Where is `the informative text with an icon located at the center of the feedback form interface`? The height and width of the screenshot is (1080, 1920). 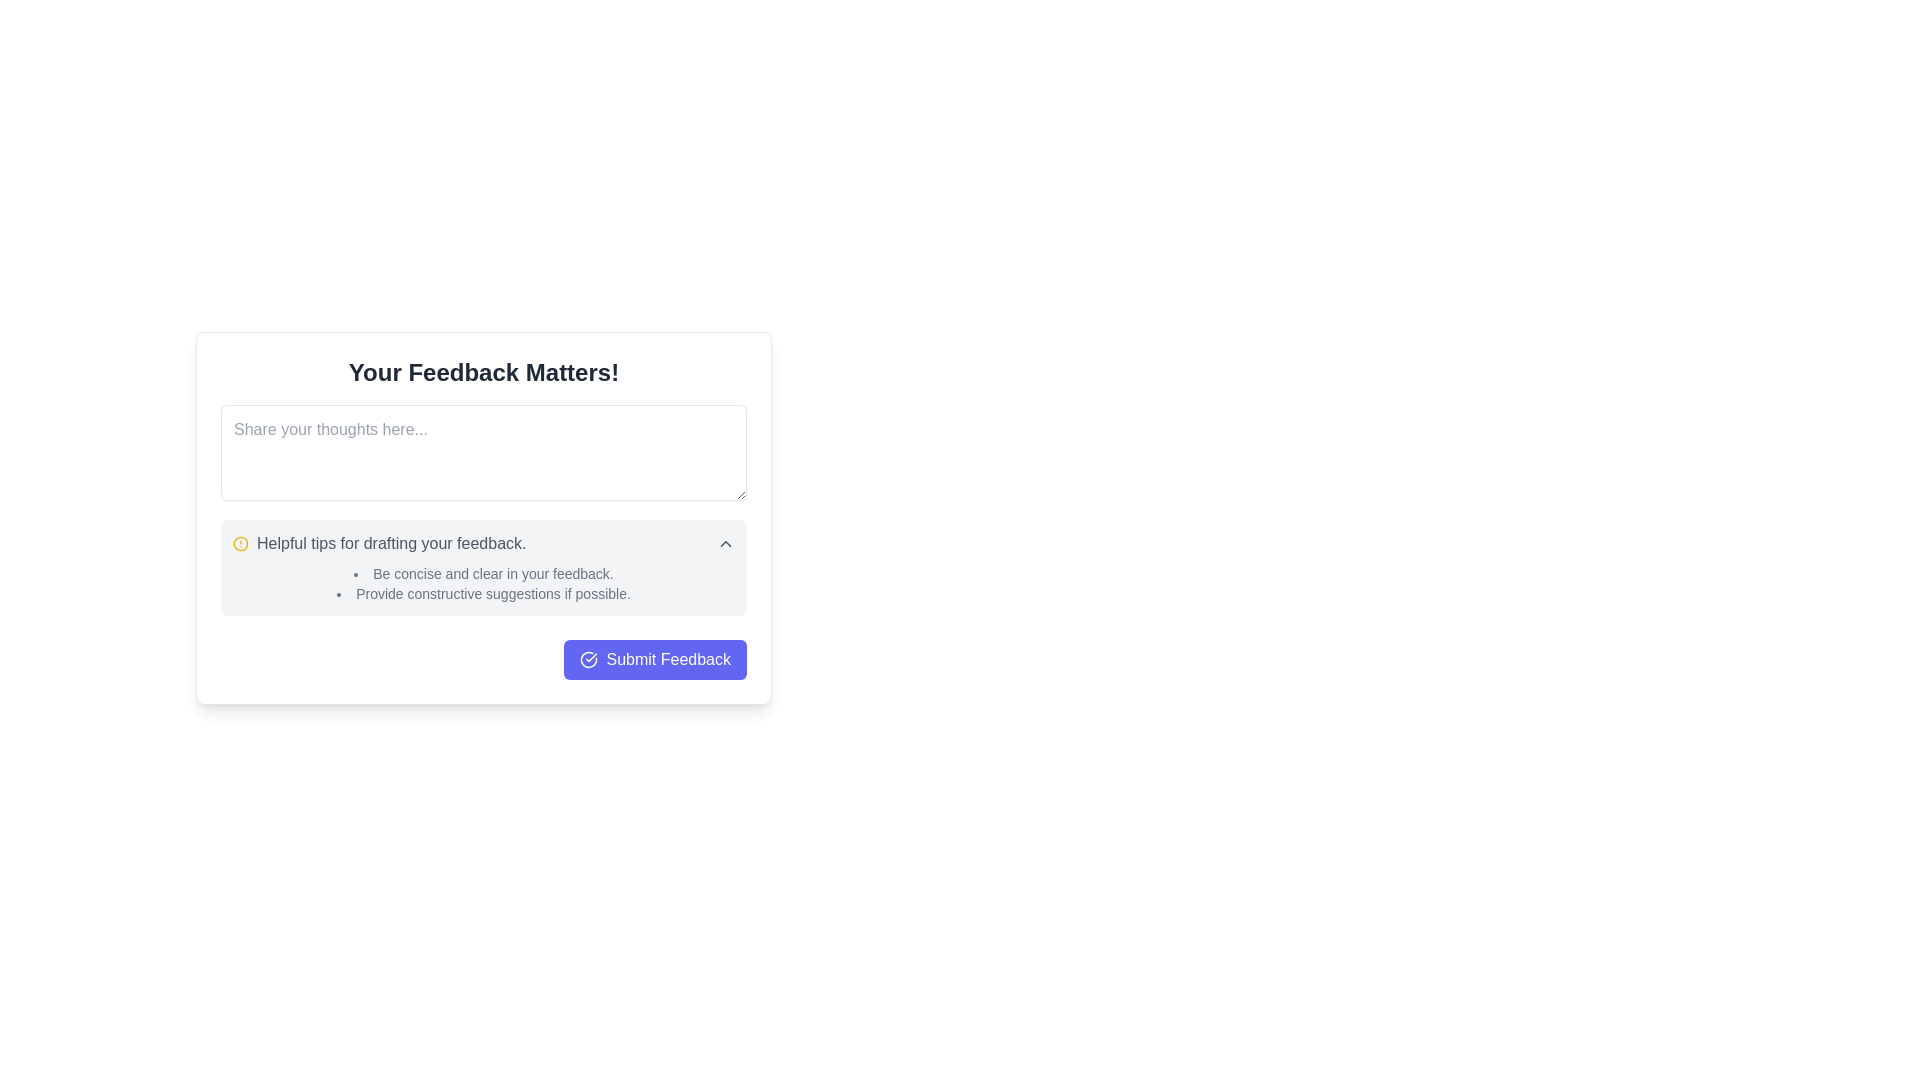
the informative text with an icon located at the center of the feedback form interface is located at coordinates (379, 543).